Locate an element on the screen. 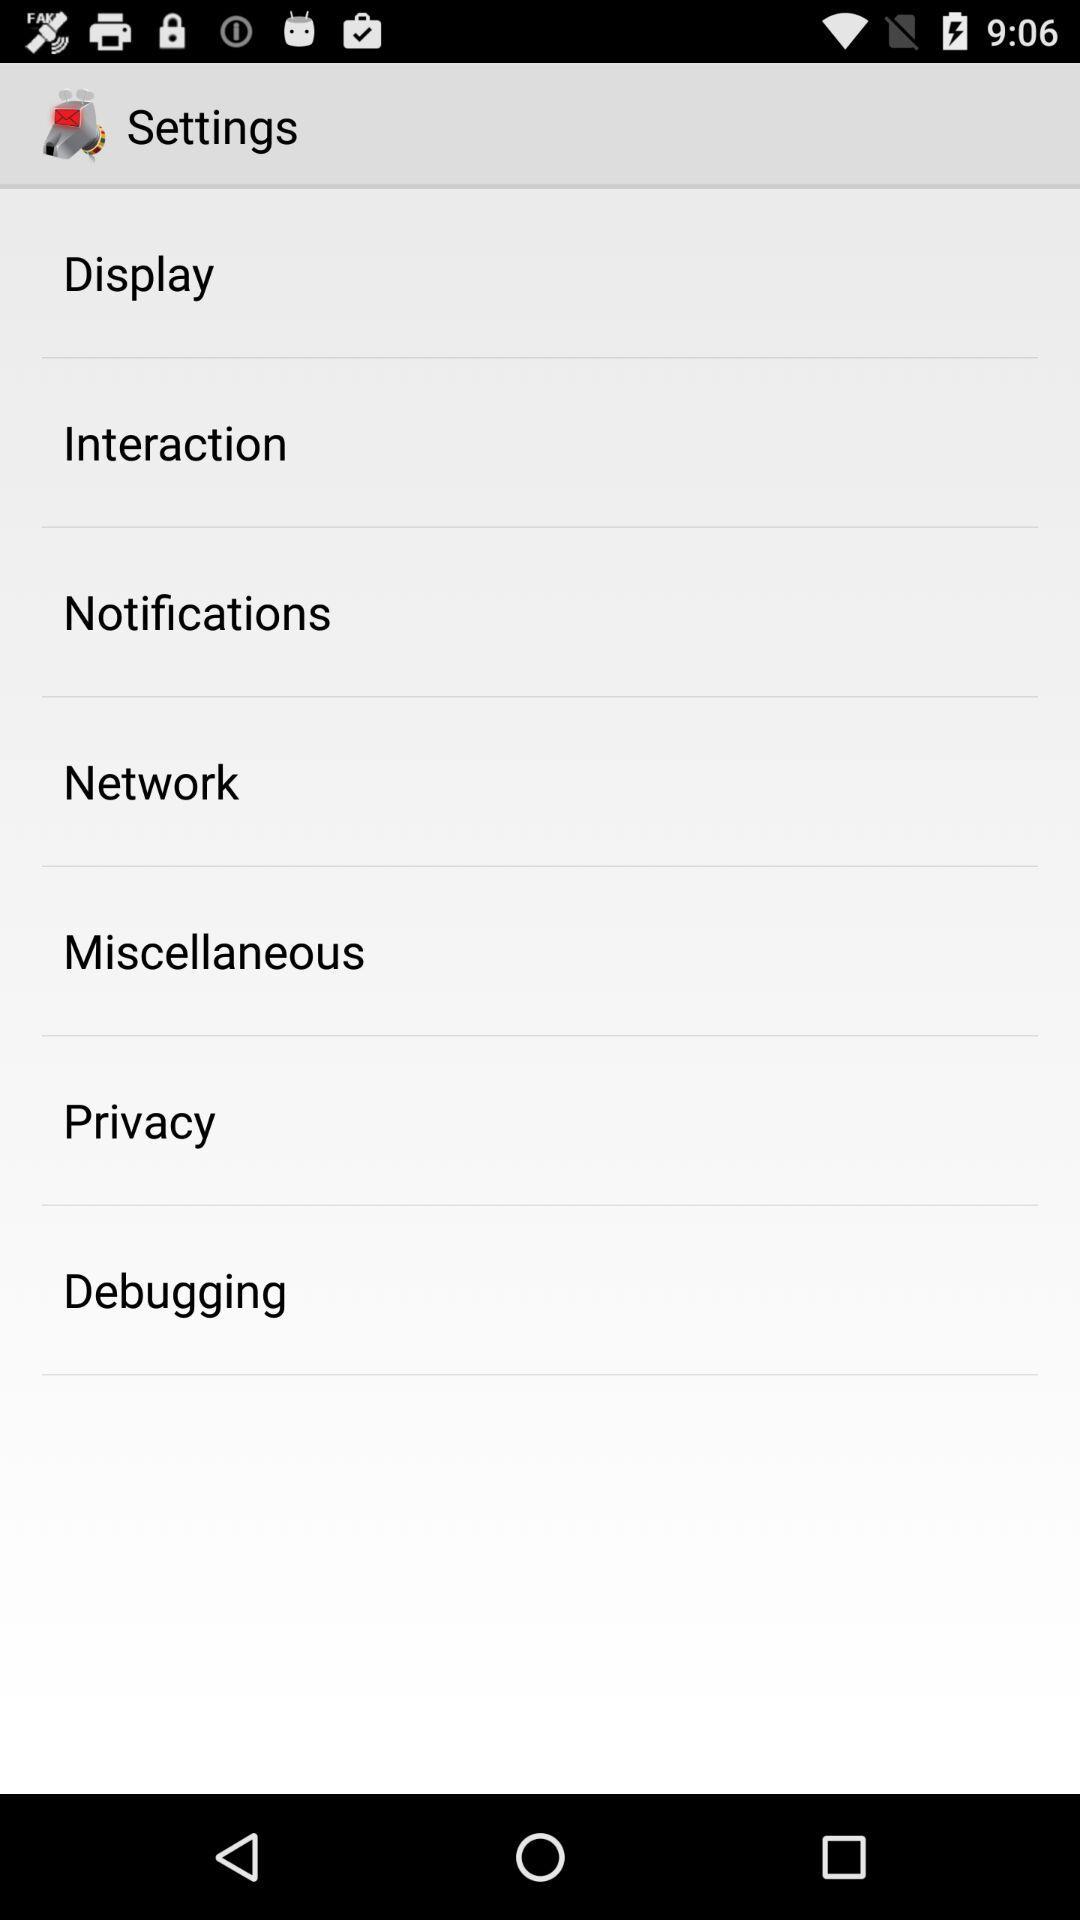 This screenshot has width=1080, height=1920. item above the notifications icon is located at coordinates (174, 441).